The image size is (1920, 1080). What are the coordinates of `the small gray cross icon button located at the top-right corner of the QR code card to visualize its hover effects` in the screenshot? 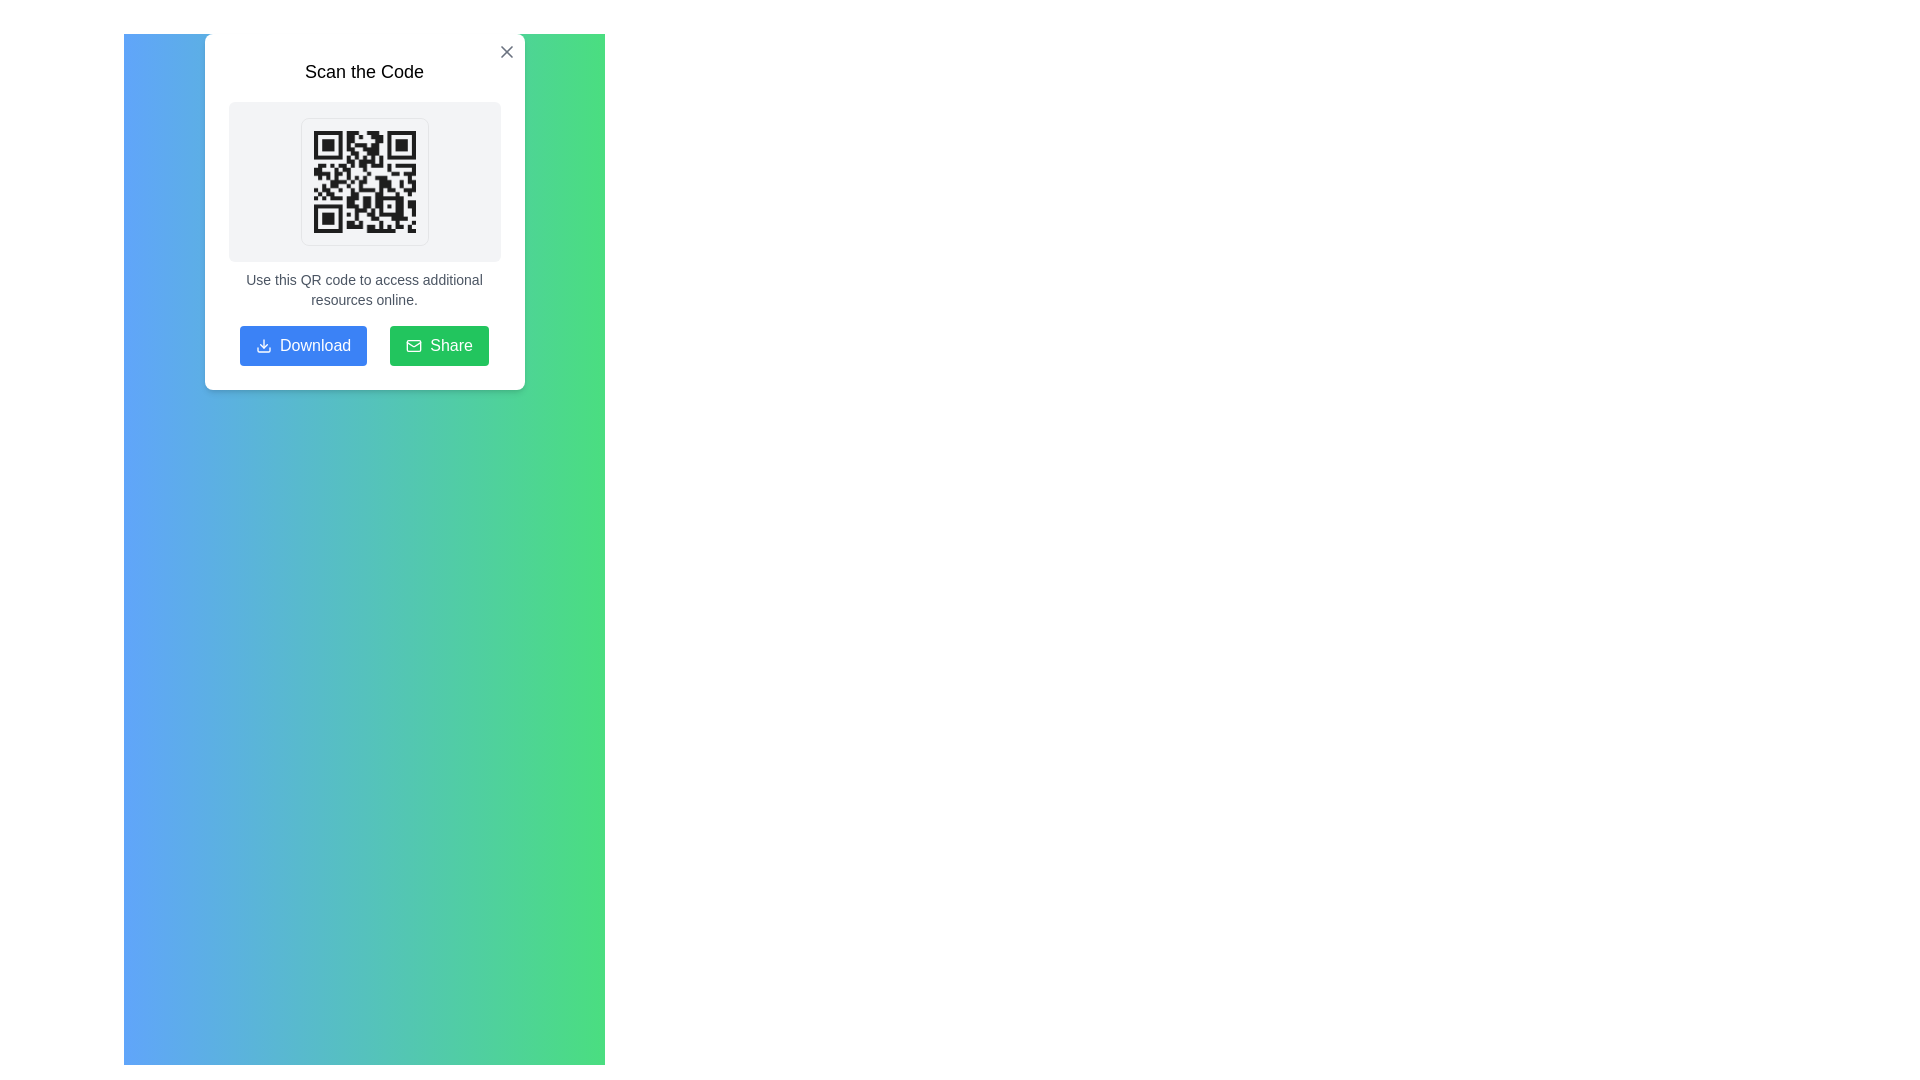 It's located at (506, 50).